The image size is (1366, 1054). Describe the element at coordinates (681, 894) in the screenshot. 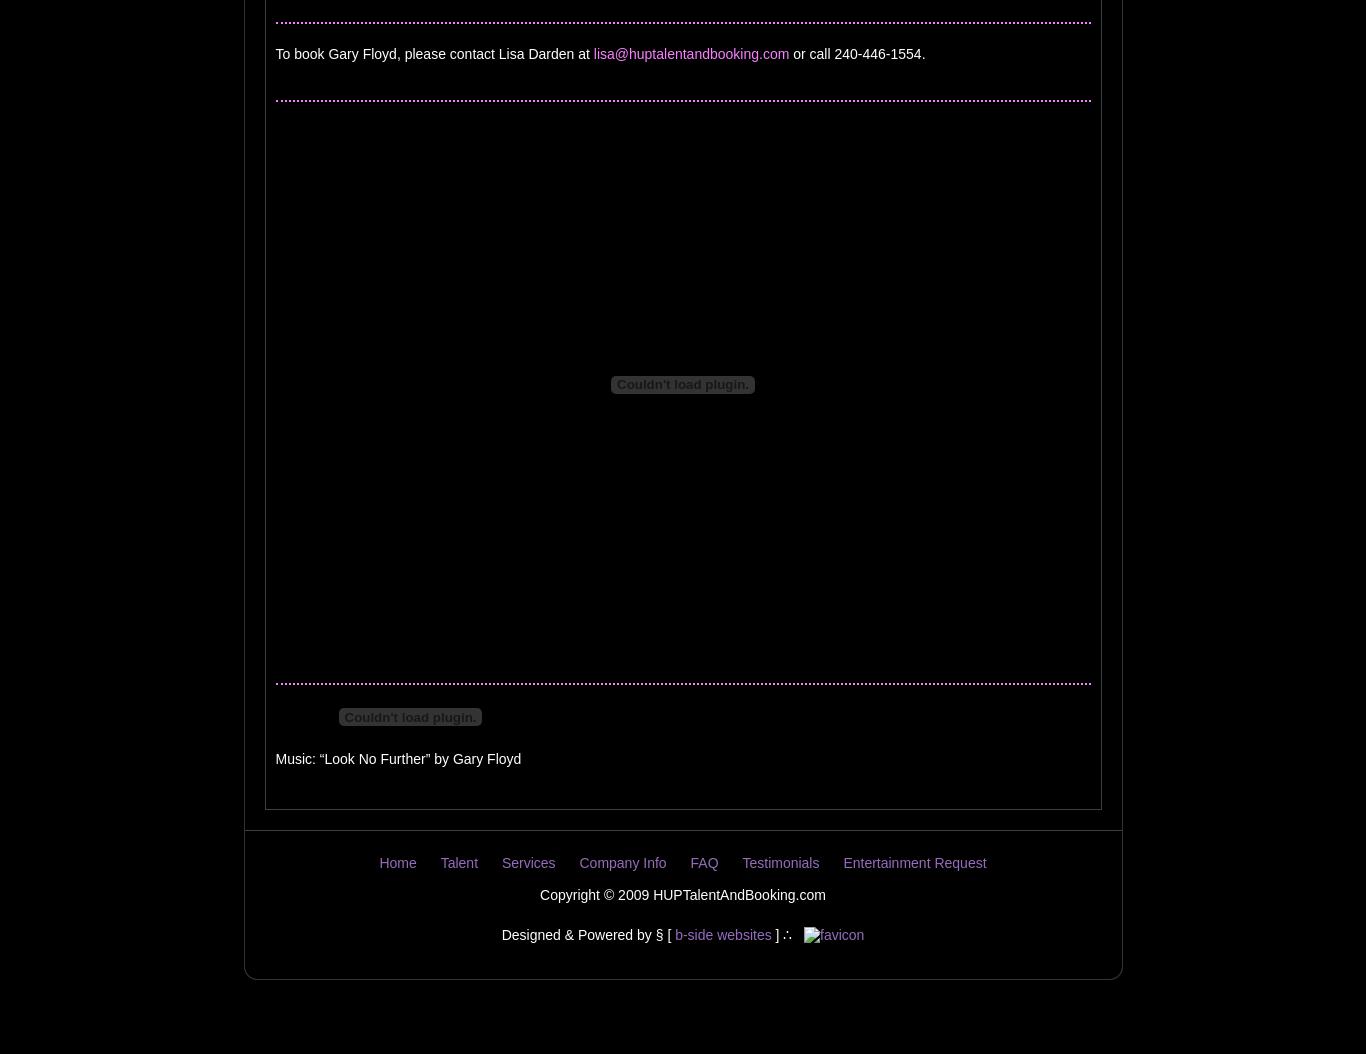

I see `'Copyright © 2009 HUPTalentAndBooking.com'` at that location.